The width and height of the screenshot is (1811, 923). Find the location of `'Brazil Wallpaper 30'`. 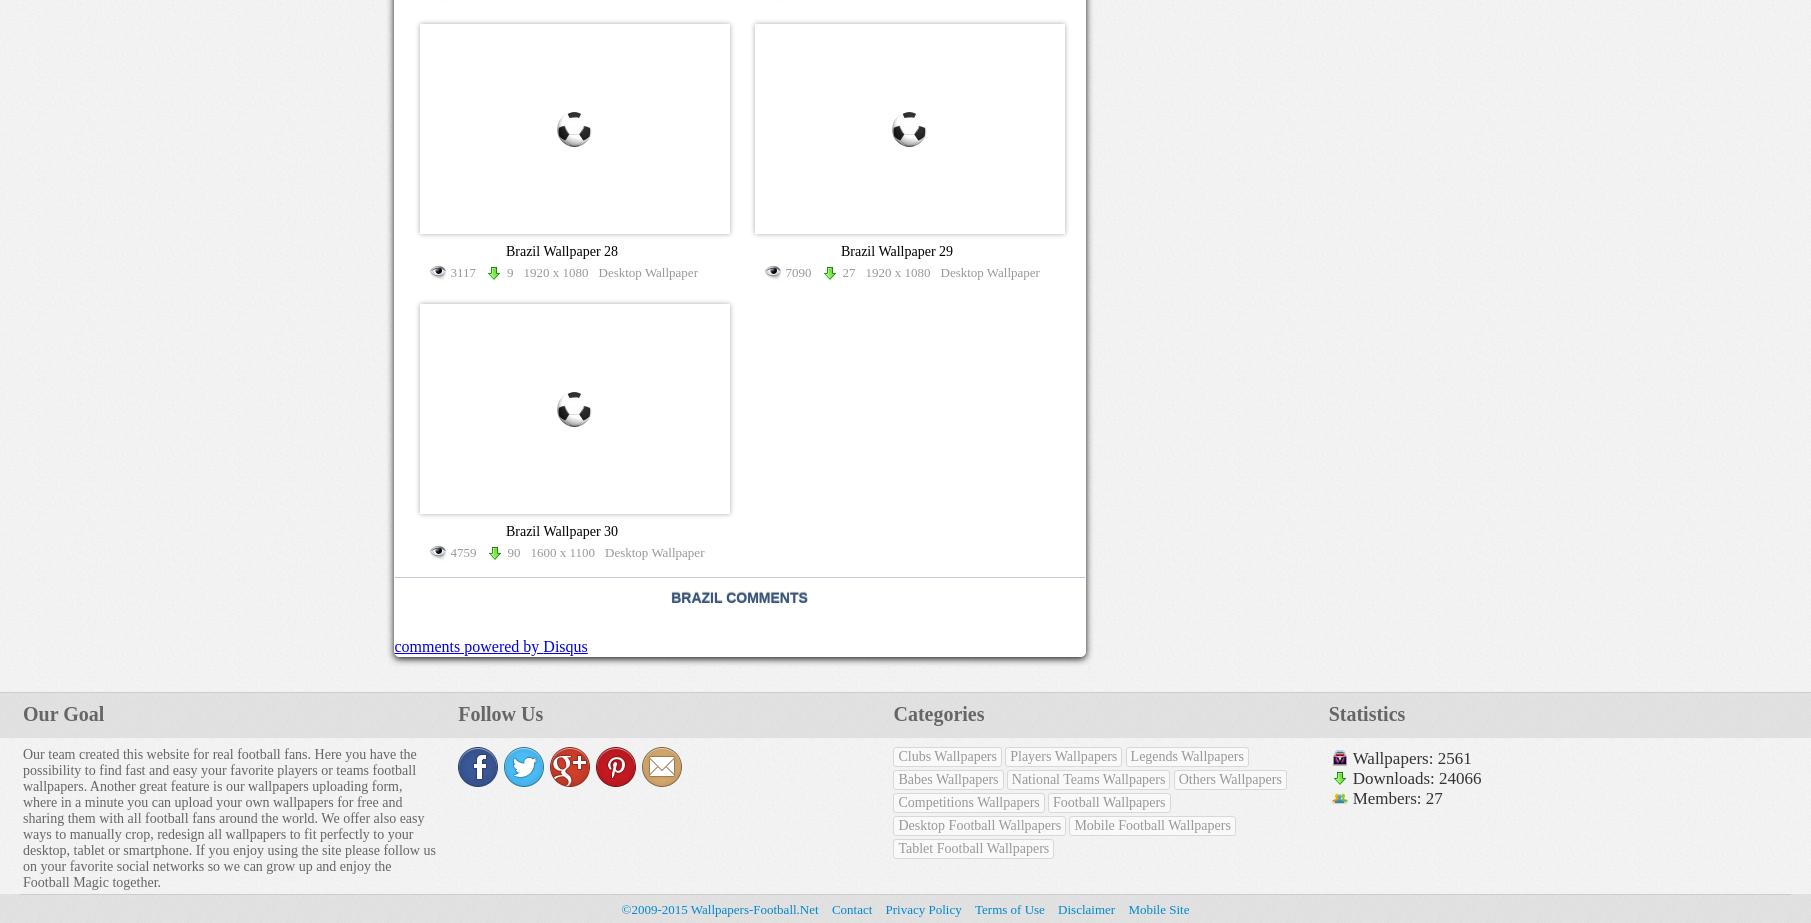

'Brazil Wallpaper 30' is located at coordinates (560, 530).